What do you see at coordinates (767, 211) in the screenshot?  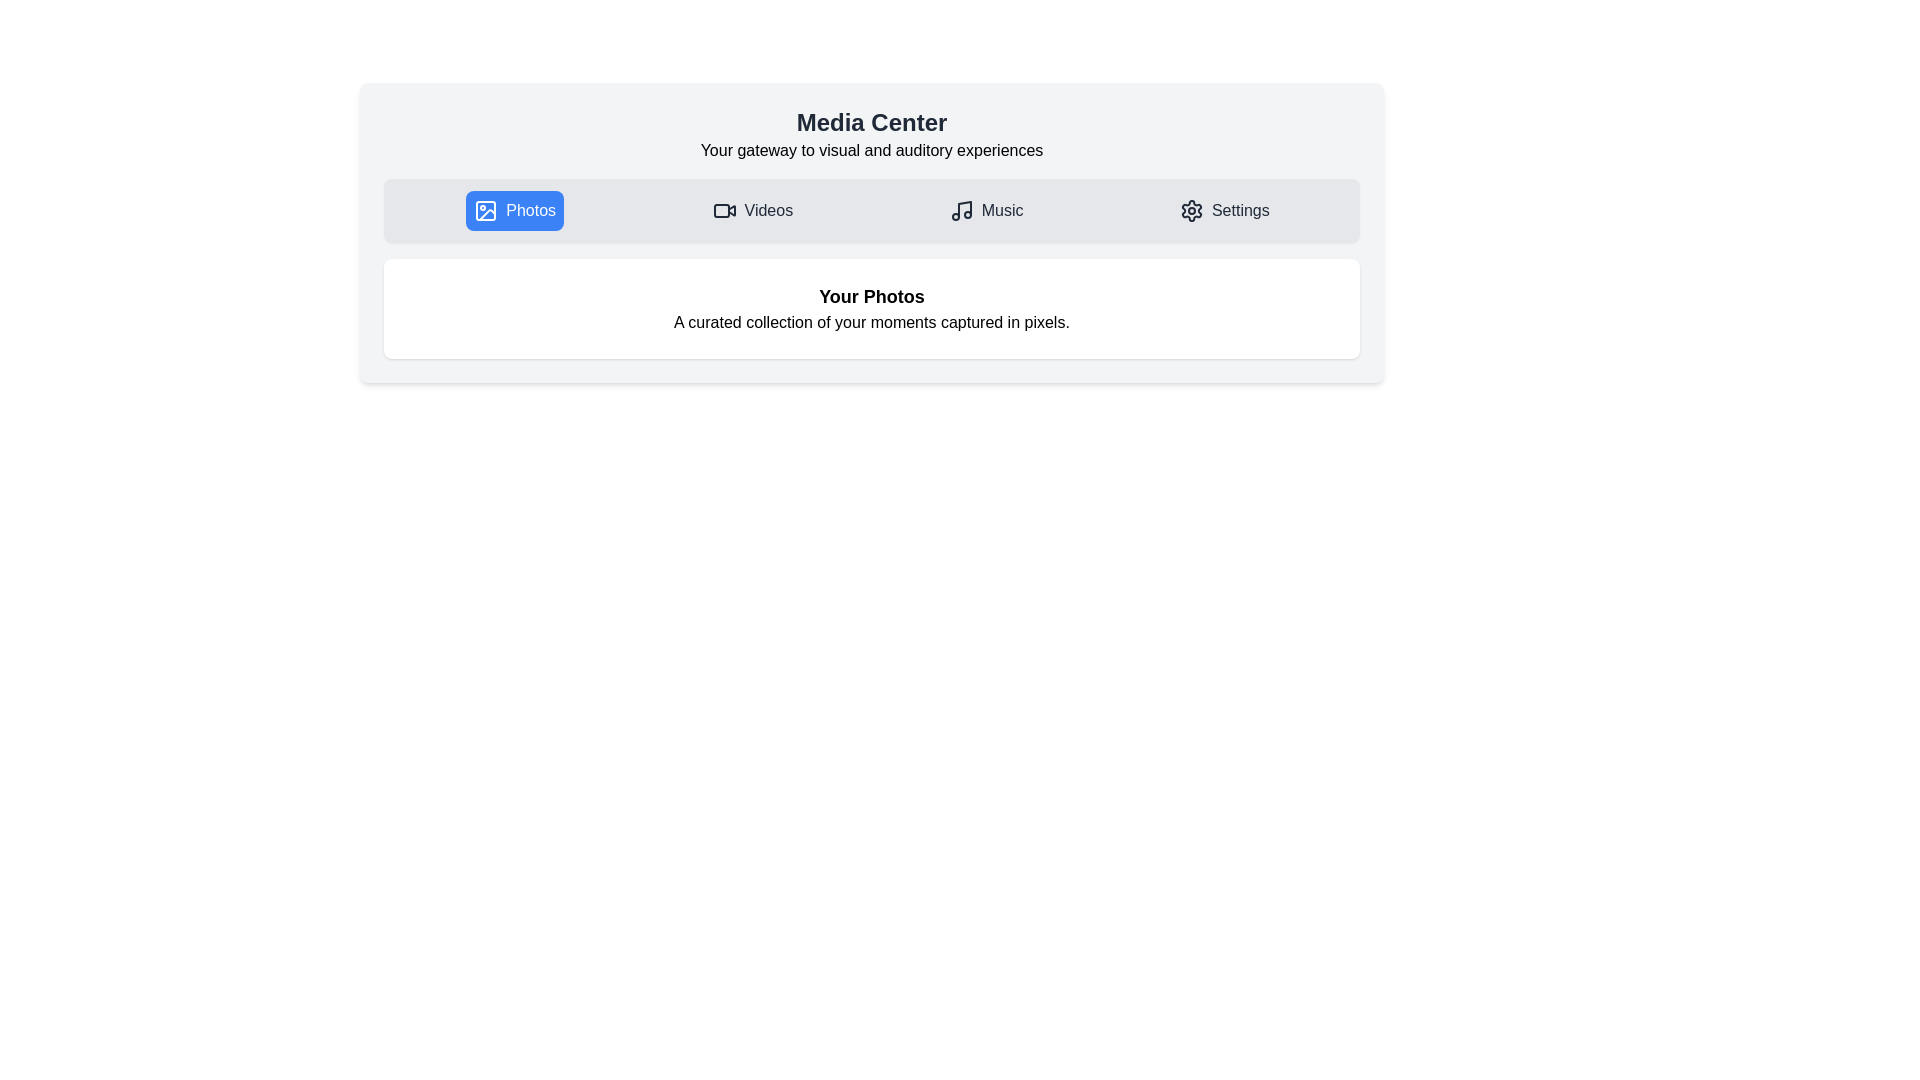 I see `'Videos' label located in the horizontal navigation row beneath the 'Media Center' heading, specifically the second item from the left after 'Photos'` at bounding box center [767, 211].